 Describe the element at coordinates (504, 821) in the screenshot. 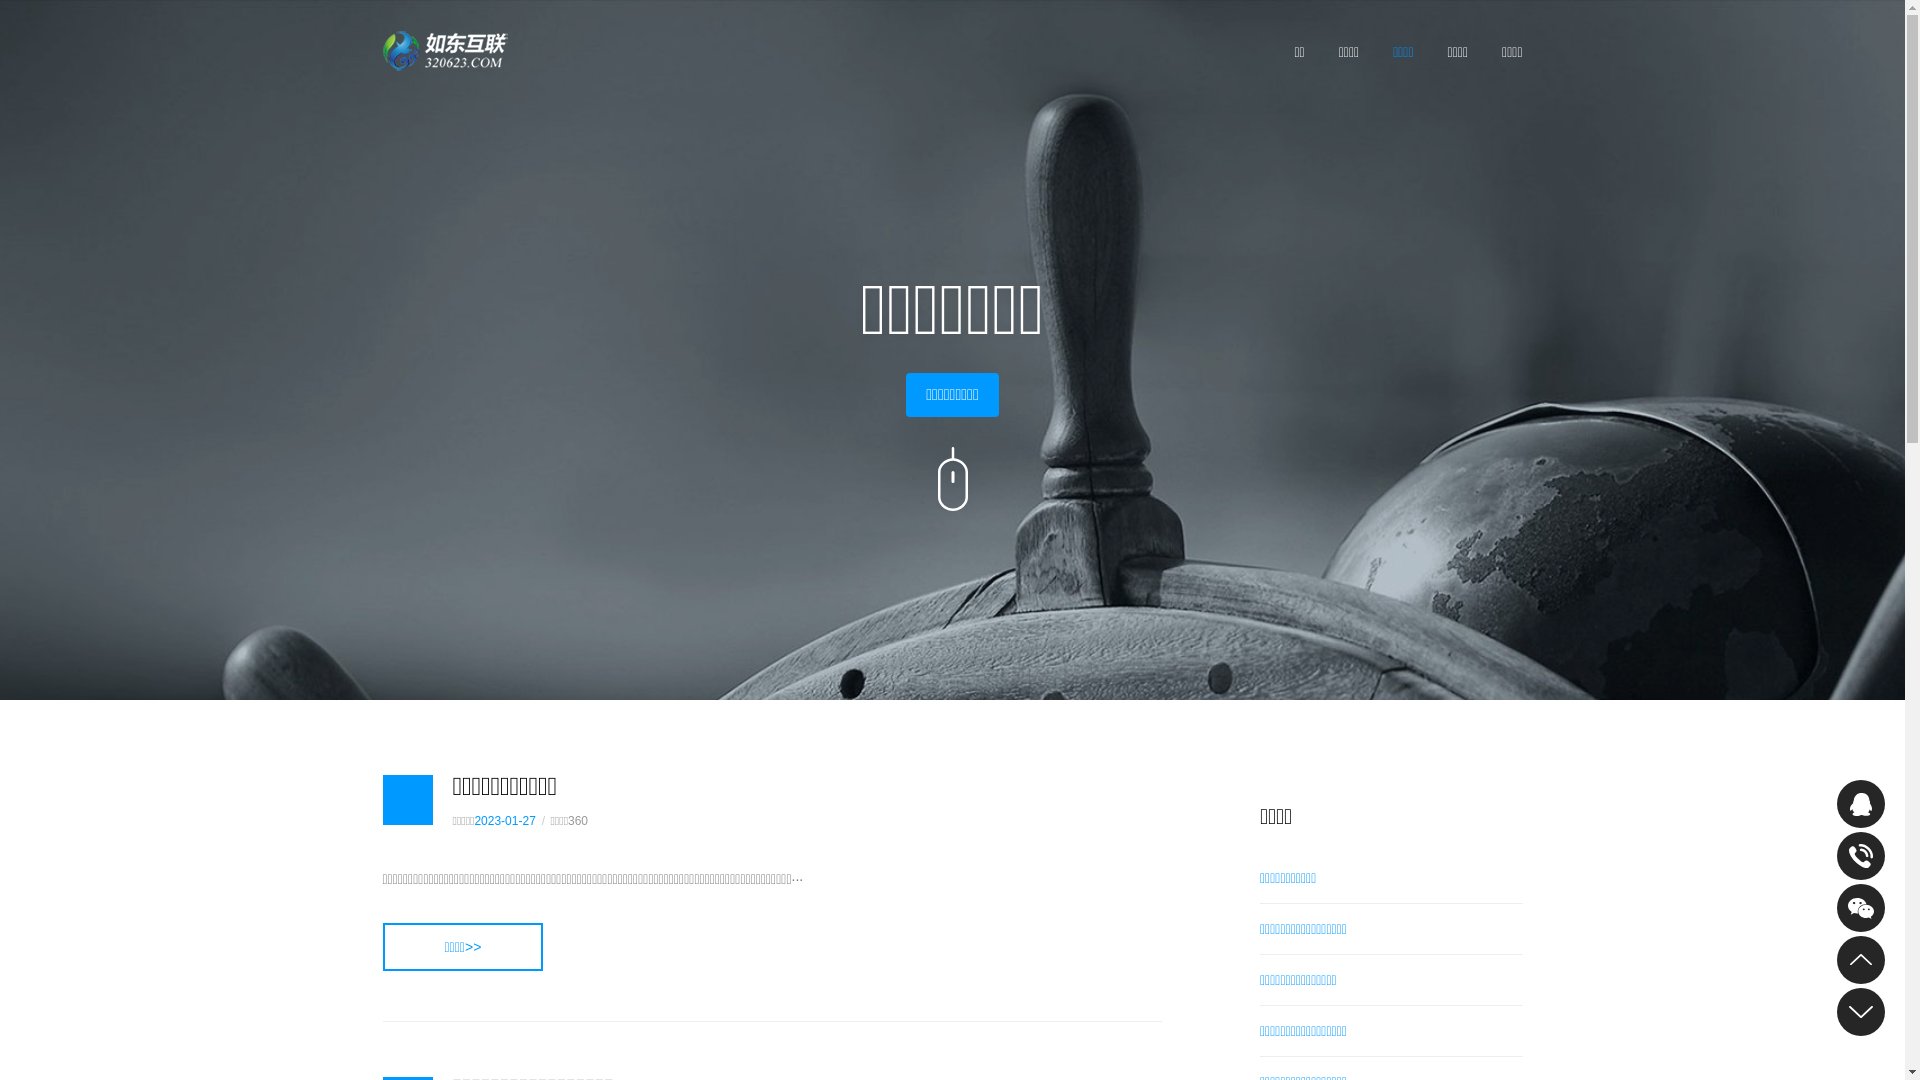

I see `'2023-01-27'` at that location.